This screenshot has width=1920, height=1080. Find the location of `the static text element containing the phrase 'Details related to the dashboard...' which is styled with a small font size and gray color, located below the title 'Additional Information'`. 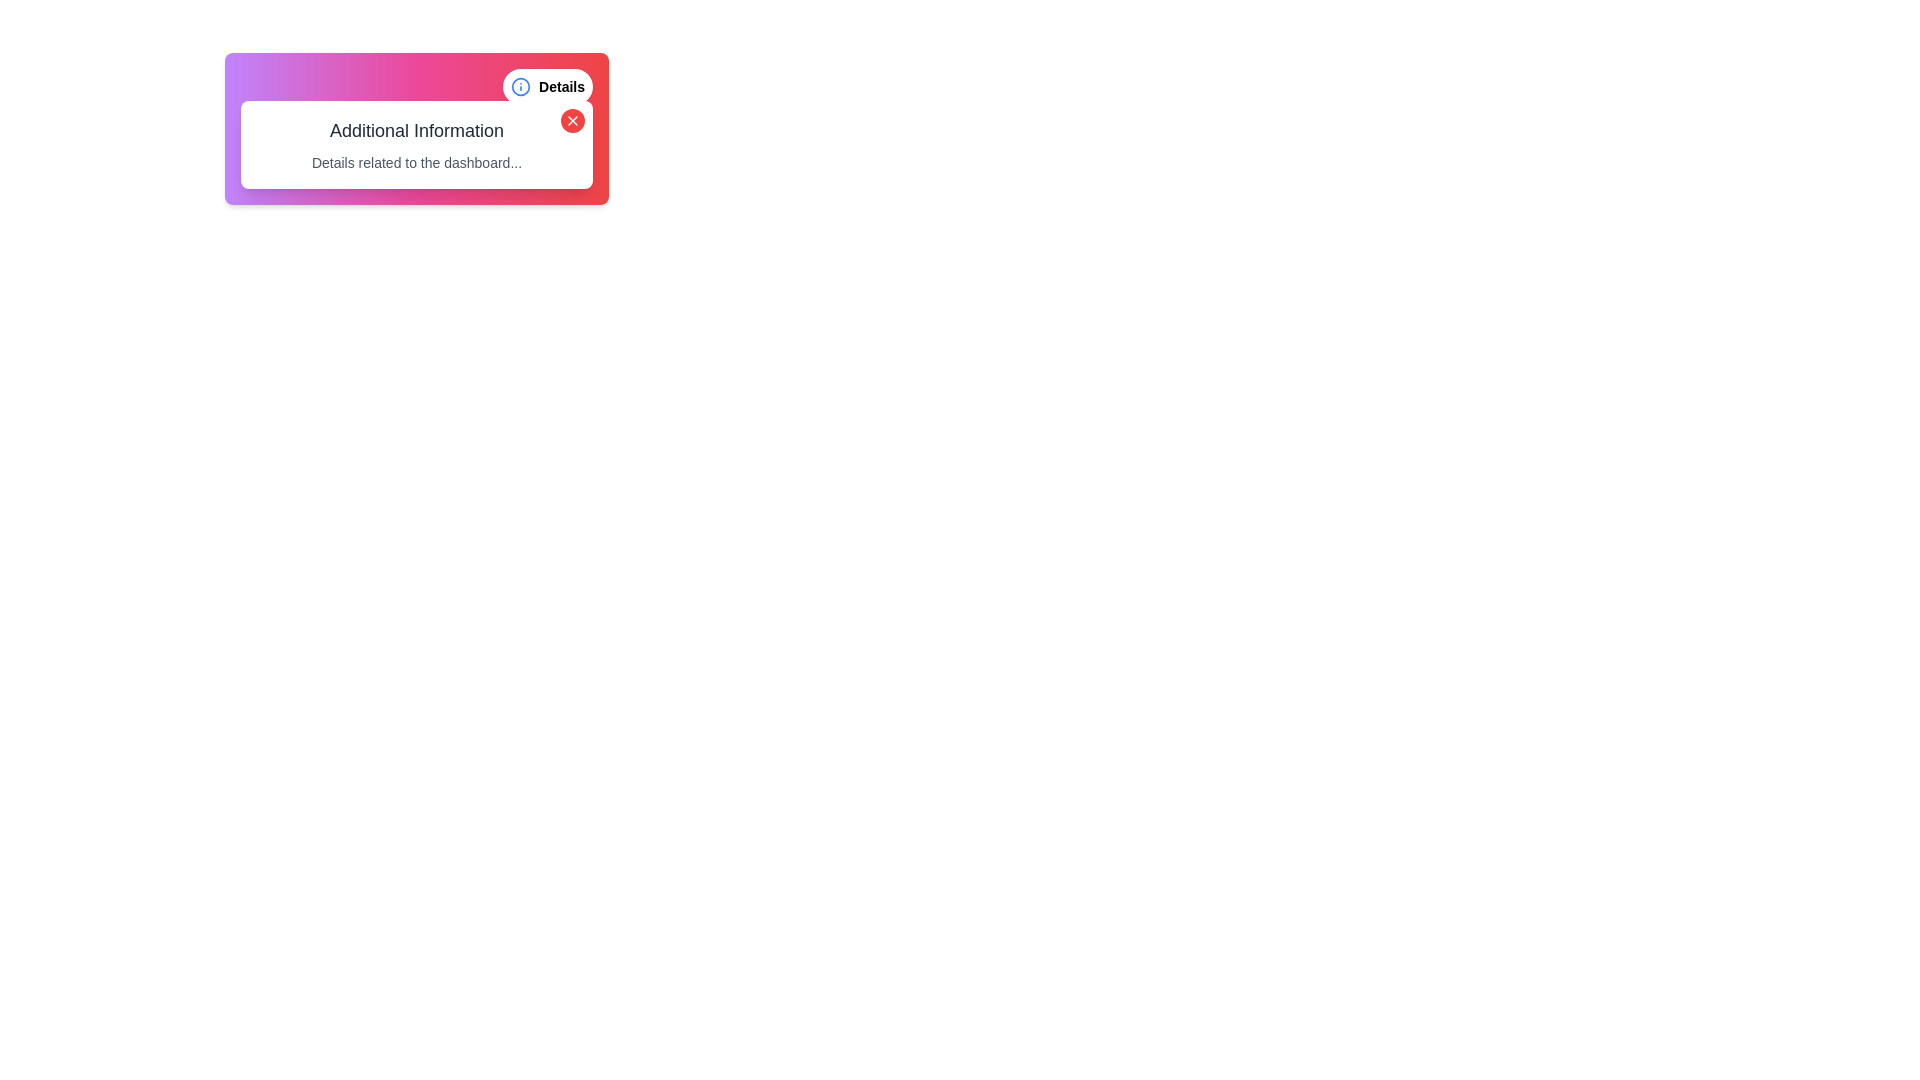

the static text element containing the phrase 'Details related to the dashboard...' which is styled with a small font size and gray color, located below the title 'Additional Information' is located at coordinates (416, 161).